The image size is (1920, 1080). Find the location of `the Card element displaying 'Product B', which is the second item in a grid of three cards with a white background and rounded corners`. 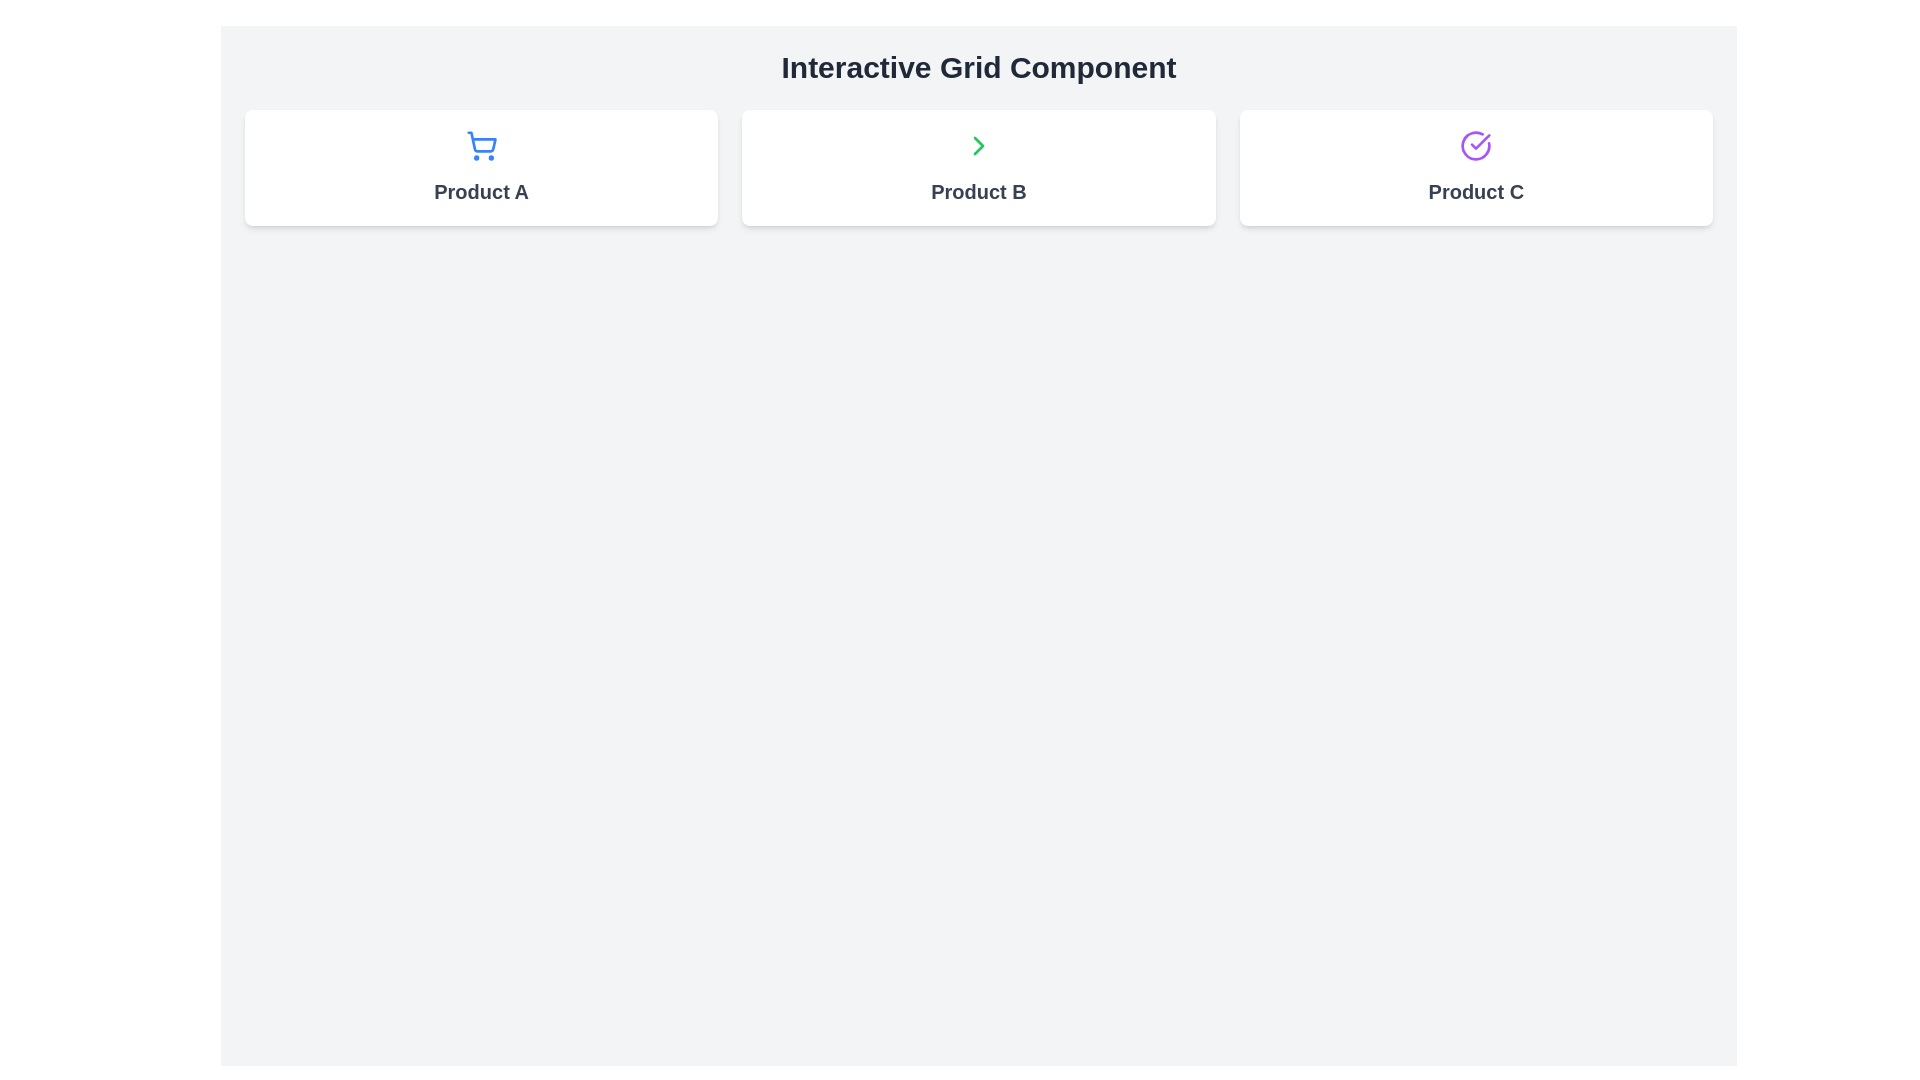

the Card element displaying 'Product B', which is the second item in a grid of three cards with a white background and rounded corners is located at coordinates (979, 167).